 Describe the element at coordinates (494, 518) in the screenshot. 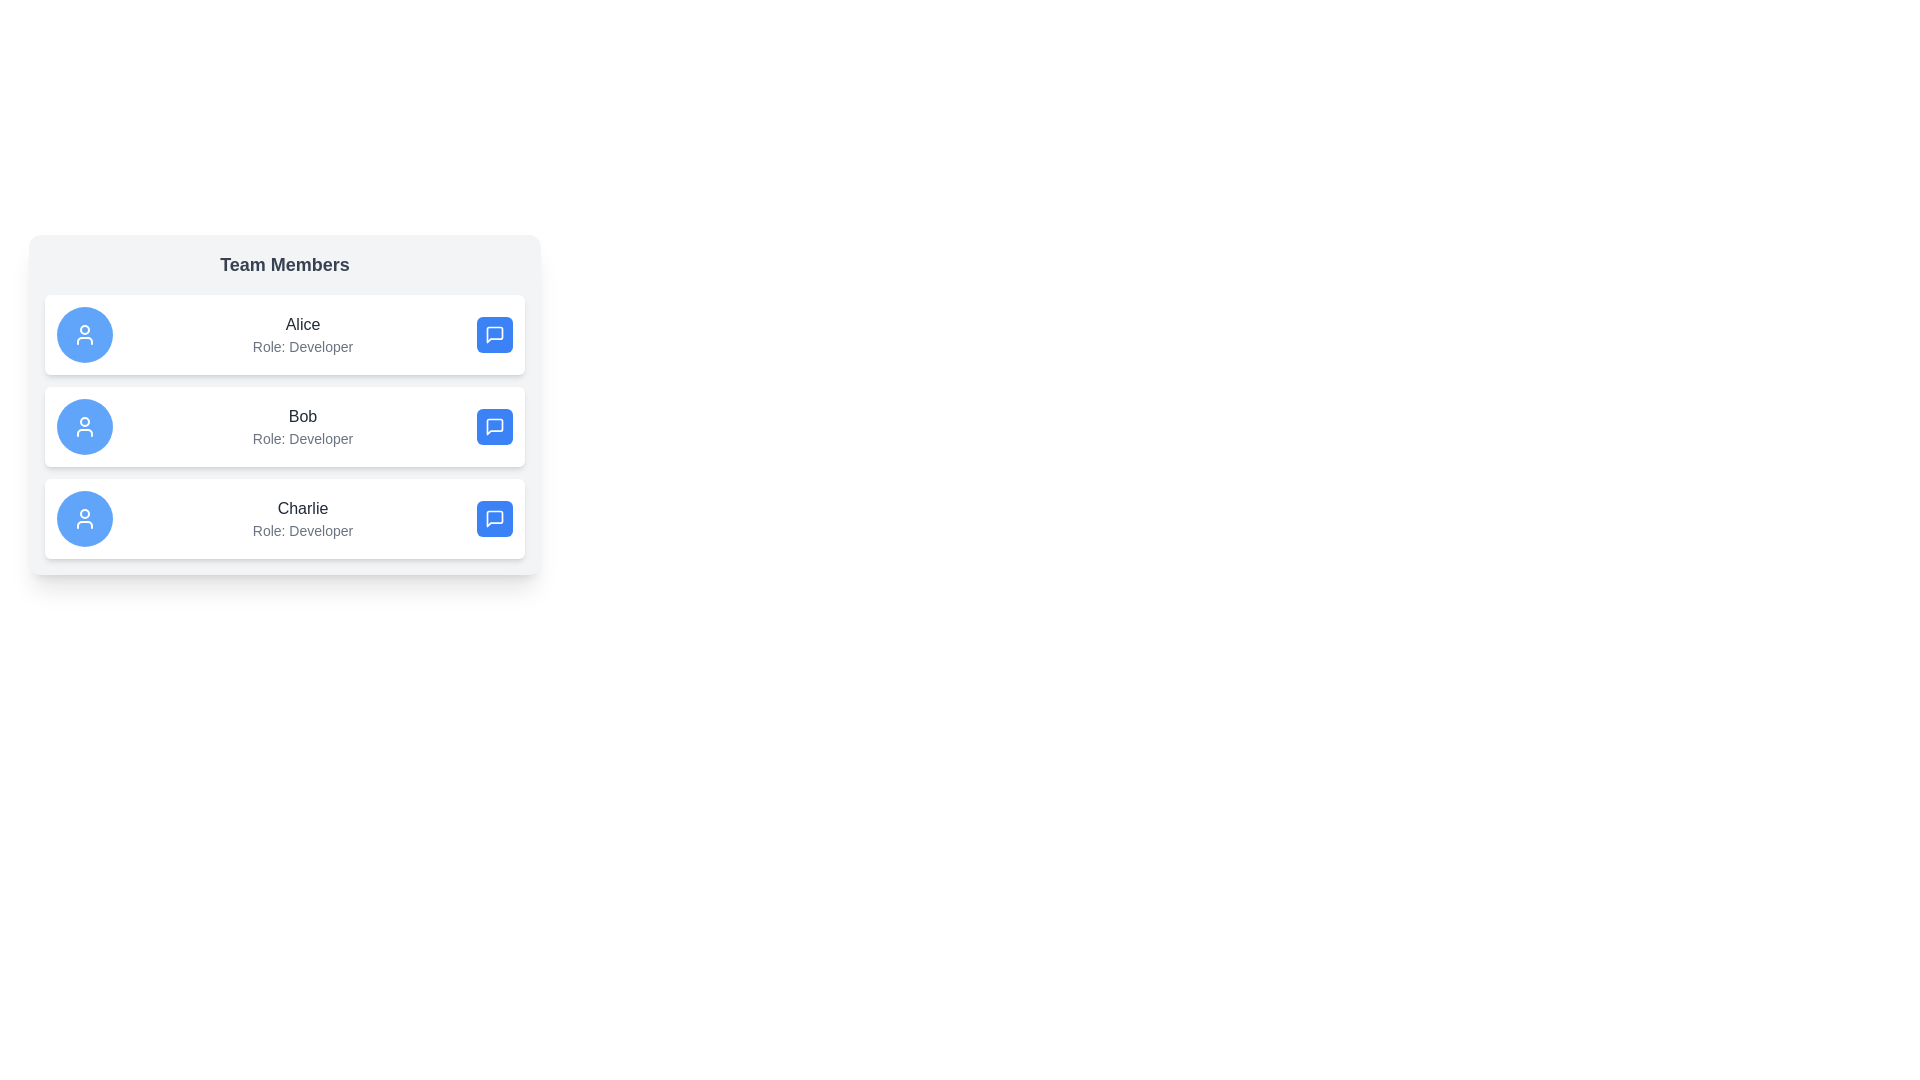

I see `the blue square button with a white speech bubble icon located to the far right of the user information row for 'Charlie' to initiate an action` at that location.